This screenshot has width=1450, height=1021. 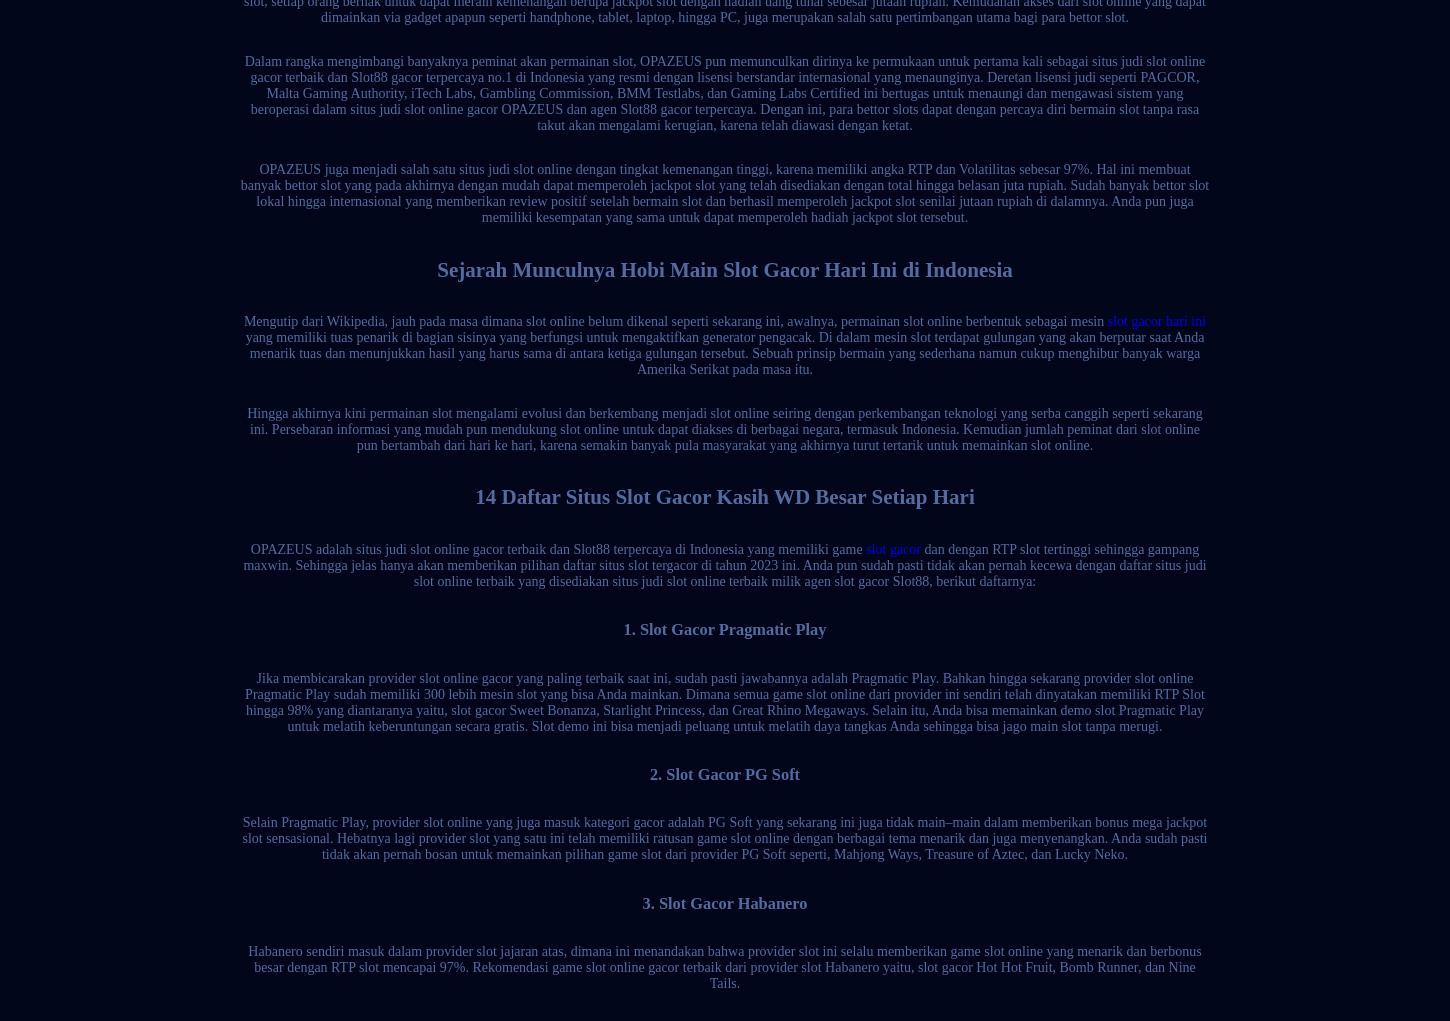 What do you see at coordinates (723, 563) in the screenshot?
I see `'dan dengan RTP slot tertinggi sehingga gampang maxwin. Sehingga jelas hanya akan memberikan pilihan daftar situs slot tergacor di tahun 2023 ini. Anda pun sudah pasti tidak akan pernah kecewa dengan daftar situs judi slot online terbaik yang disediakan situs judi slot online terbaik milik agen slot gacor Slot88, berikut daftarnya:'` at bounding box center [723, 563].